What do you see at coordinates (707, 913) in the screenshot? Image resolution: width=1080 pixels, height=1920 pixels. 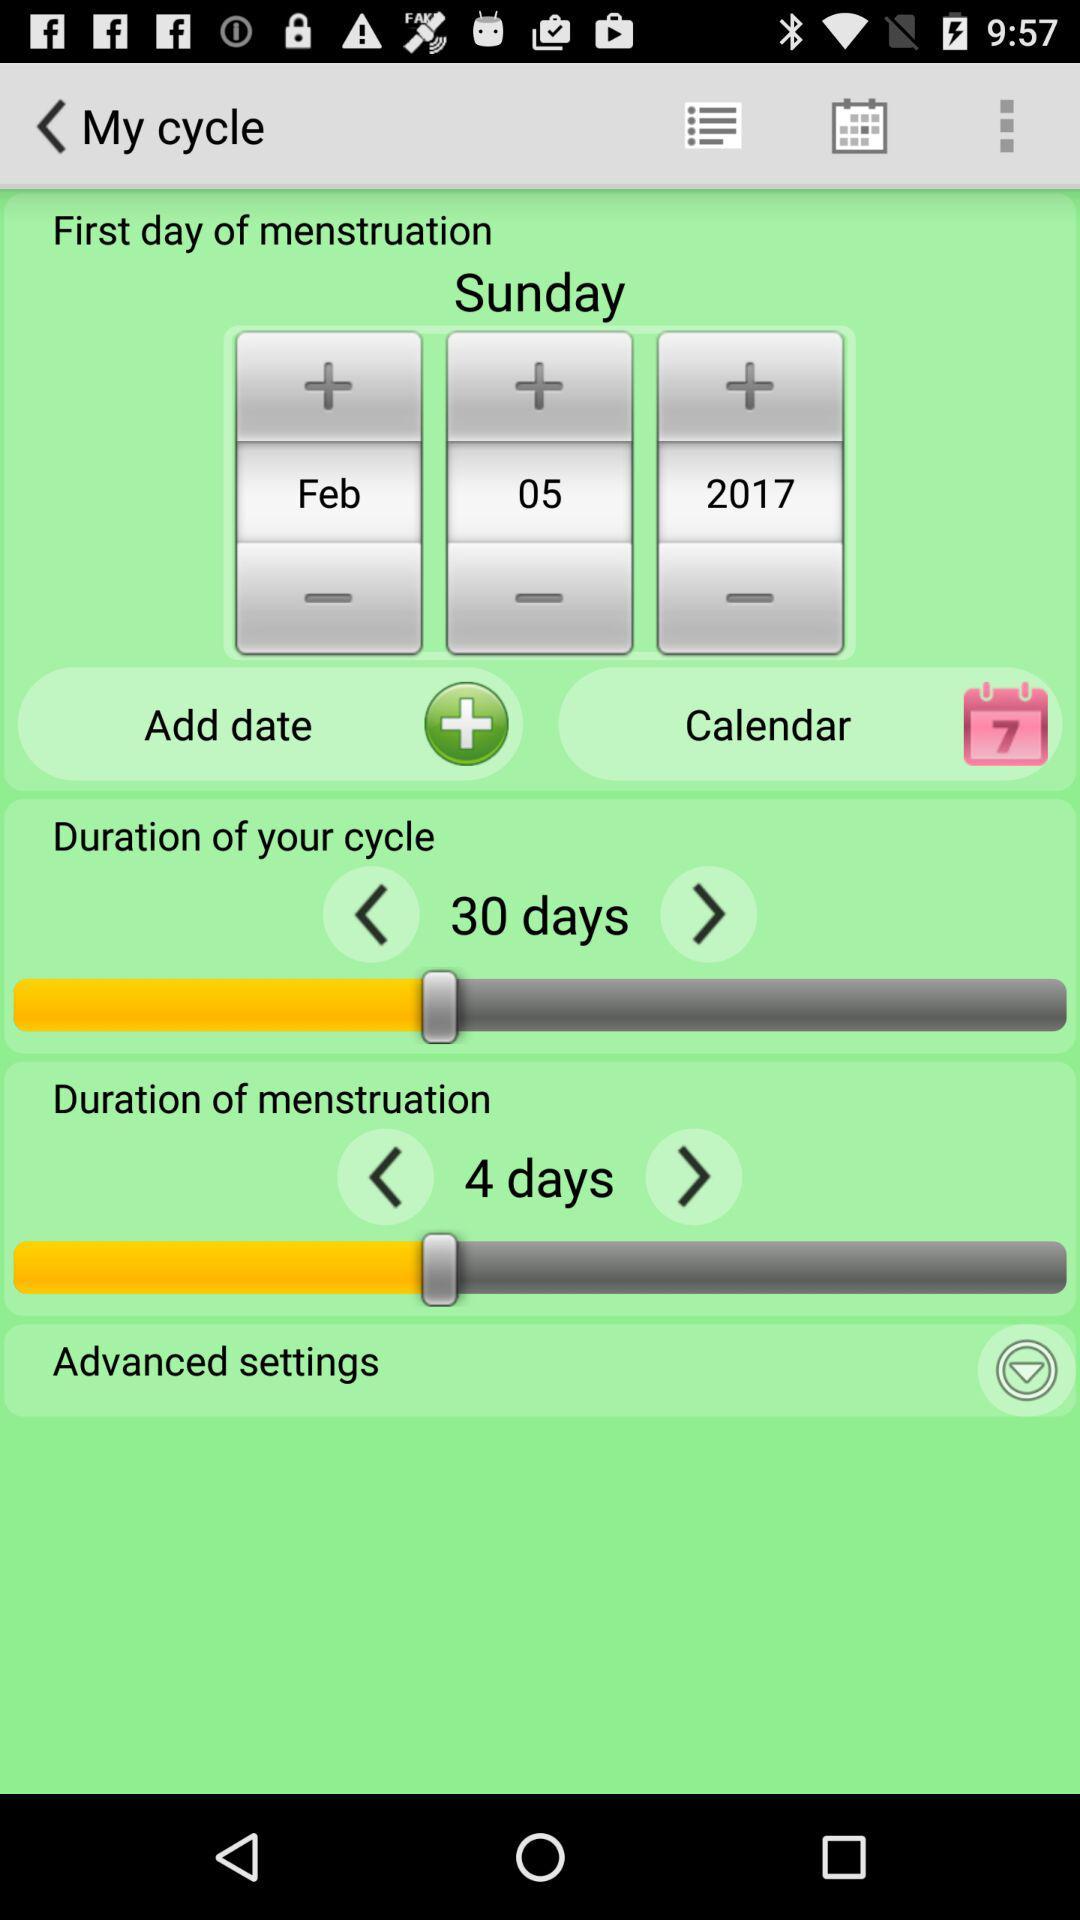 I see `the button which is next to the 30 days` at bounding box center [707, 913].